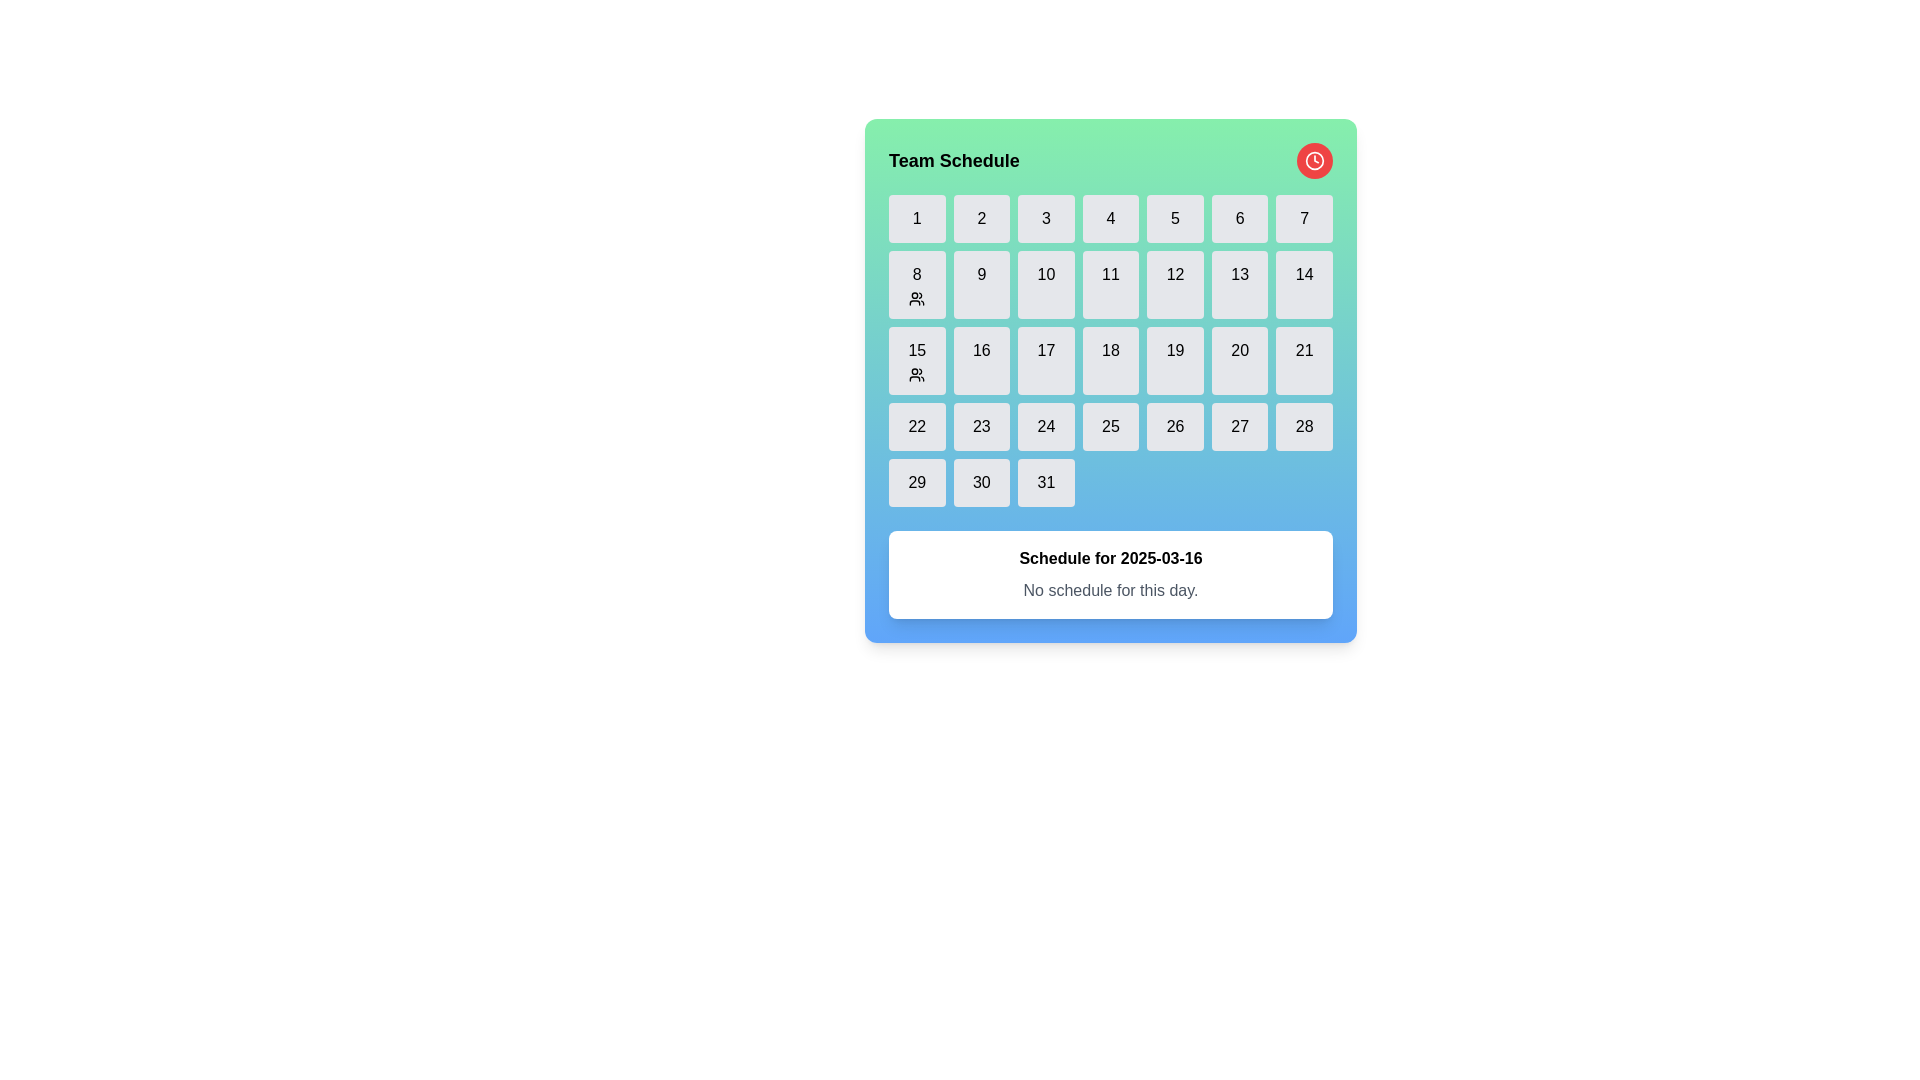  What do you see at coordinates (916, 482) in the screenshot?
I see `the rectangular button labeled '29' with a gray background and rounded borders, positioned in the last row of a grid` at bounding box center [916, 482].